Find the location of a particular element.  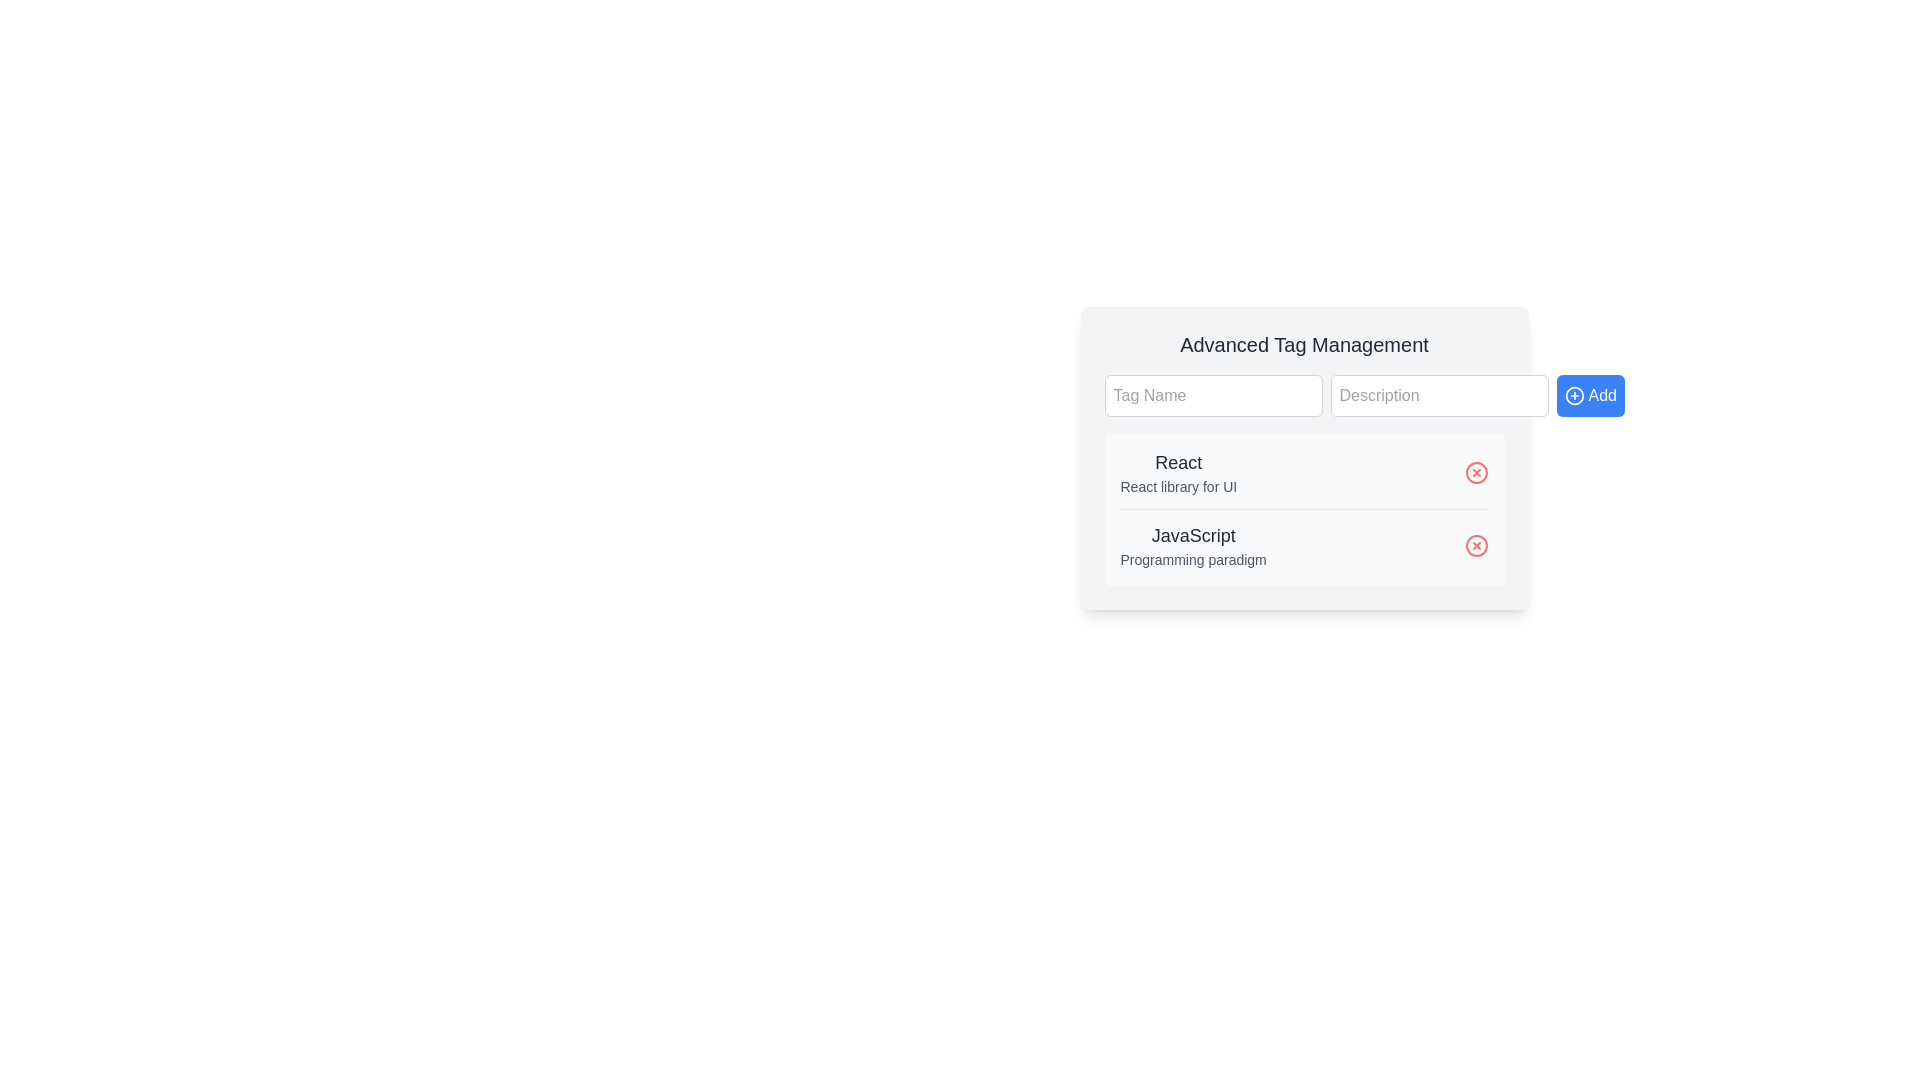

the Text Label element displaying 'JavaScript', which is styled in large, bold, medium-dark font and is located in the 'Advanced Tag Management' section of the card interface is located at coordinates (1193, 535).